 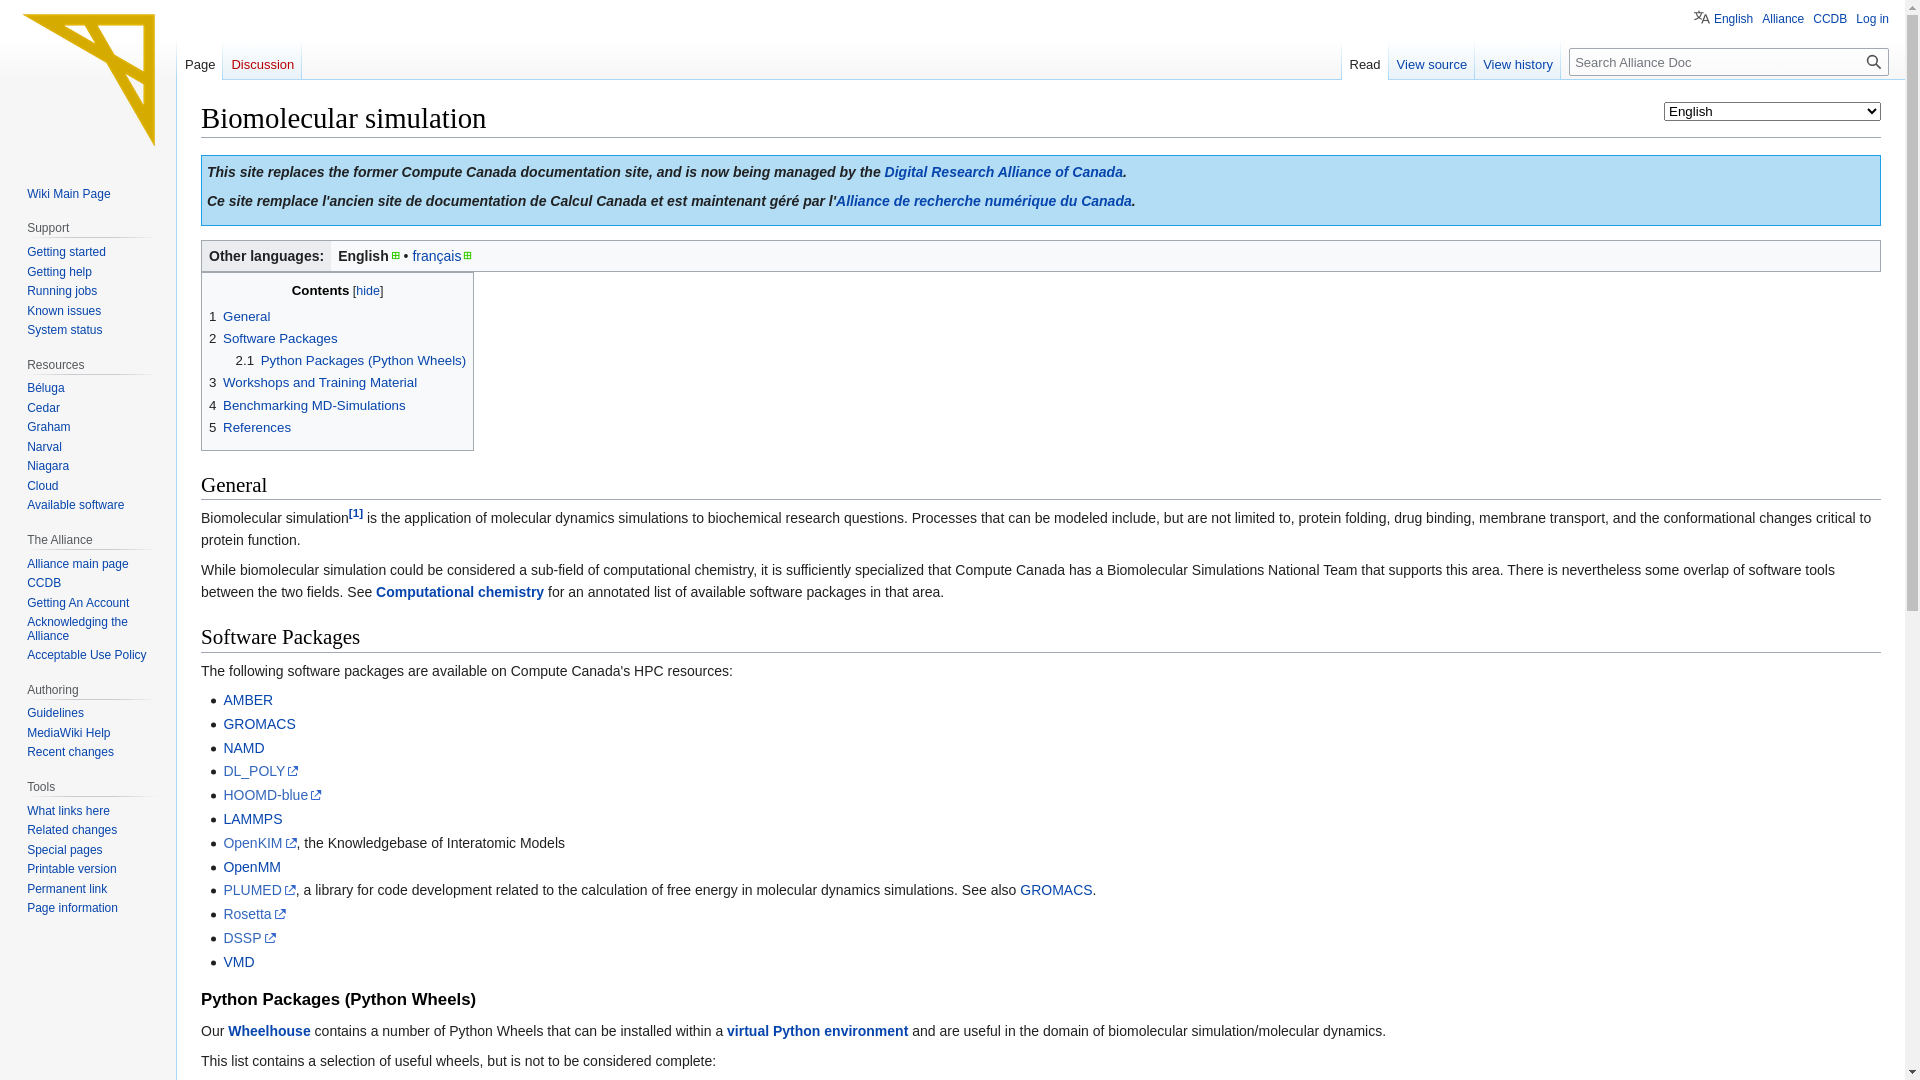 I want to click on 'Niagara', so click(x=48, y=466).